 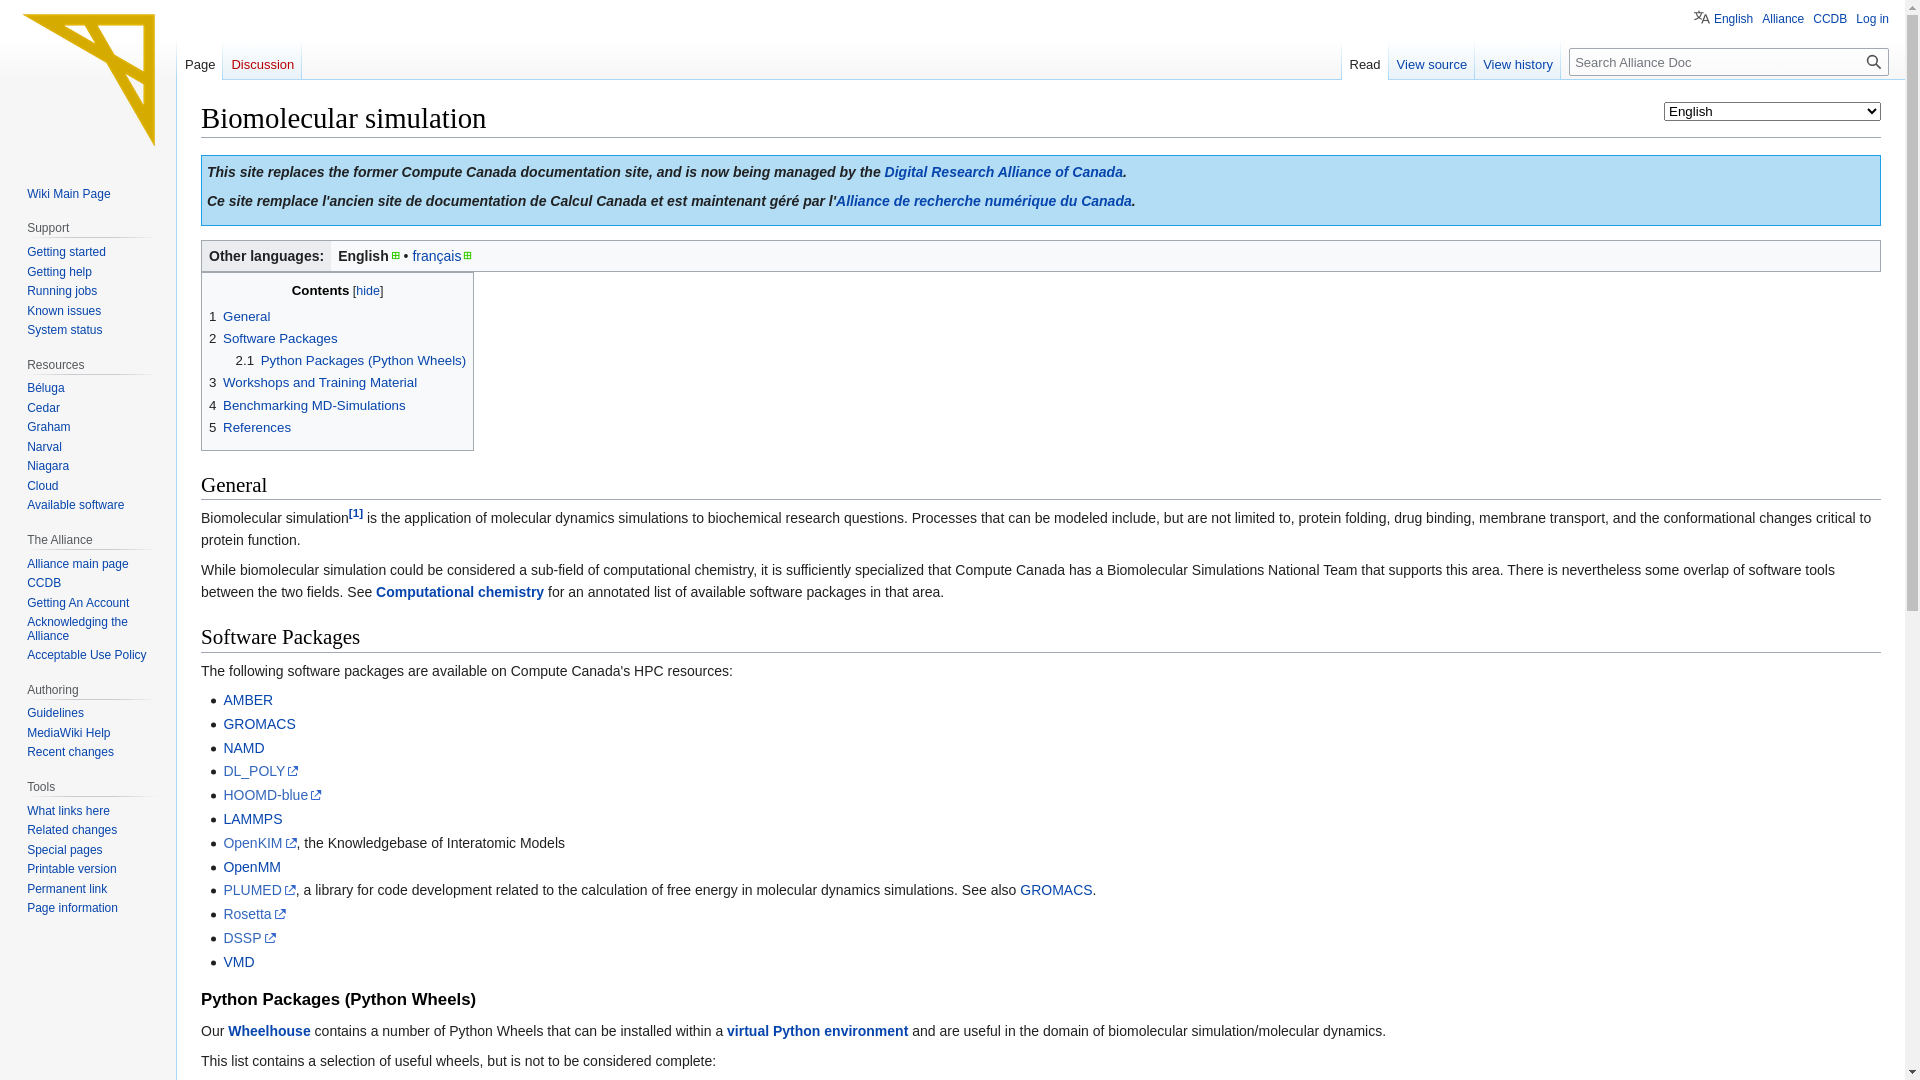 I want to click on 'Niagara', so click(x=48, y=466).